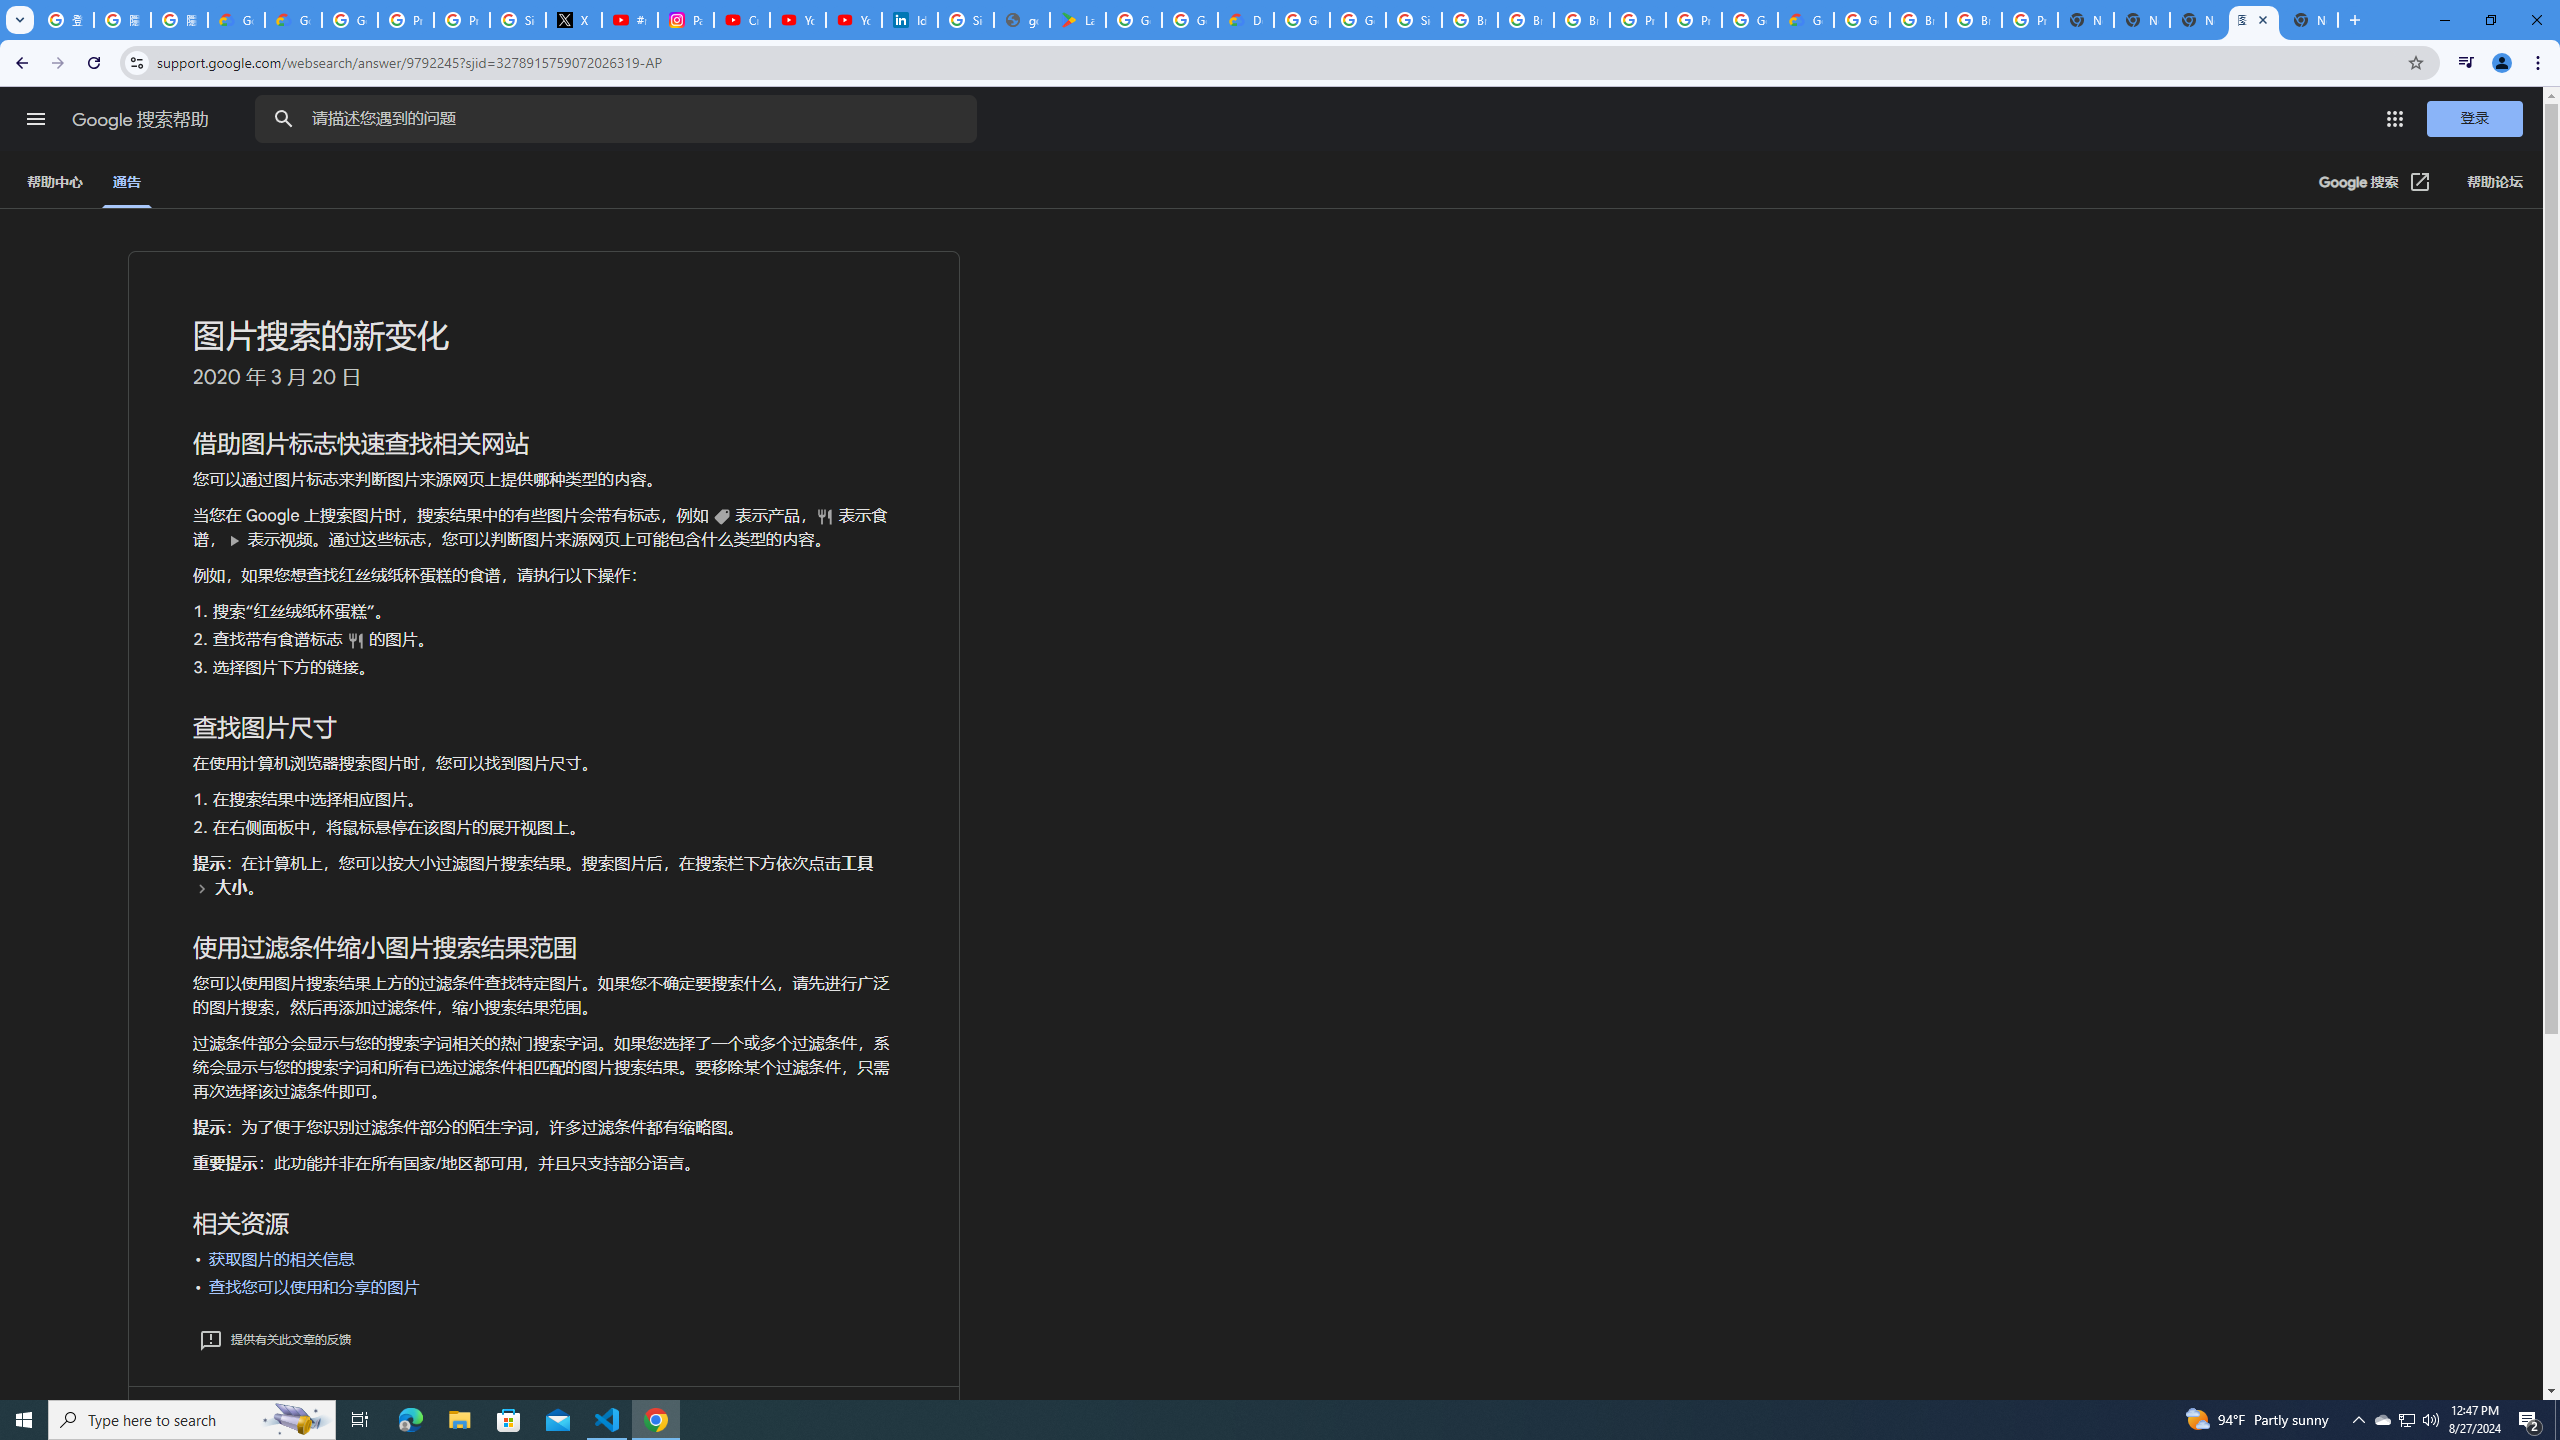 The image size is (2560, 1440). What do you see at coordinates (461, 19) in the screenshot?
I see `'Privacy Help Center - Policies Help'` at bounding box center [461, 19].